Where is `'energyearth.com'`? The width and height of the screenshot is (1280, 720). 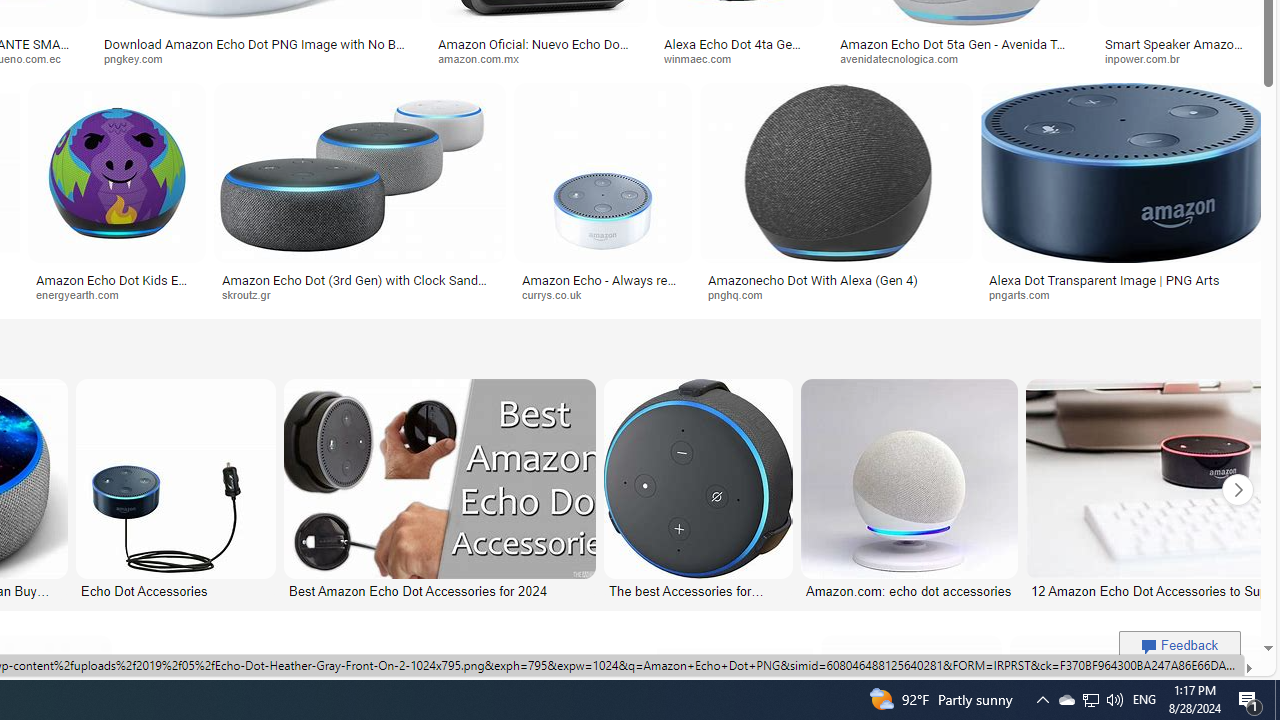 'energyearth.com' is located at coordinates (116, 295).